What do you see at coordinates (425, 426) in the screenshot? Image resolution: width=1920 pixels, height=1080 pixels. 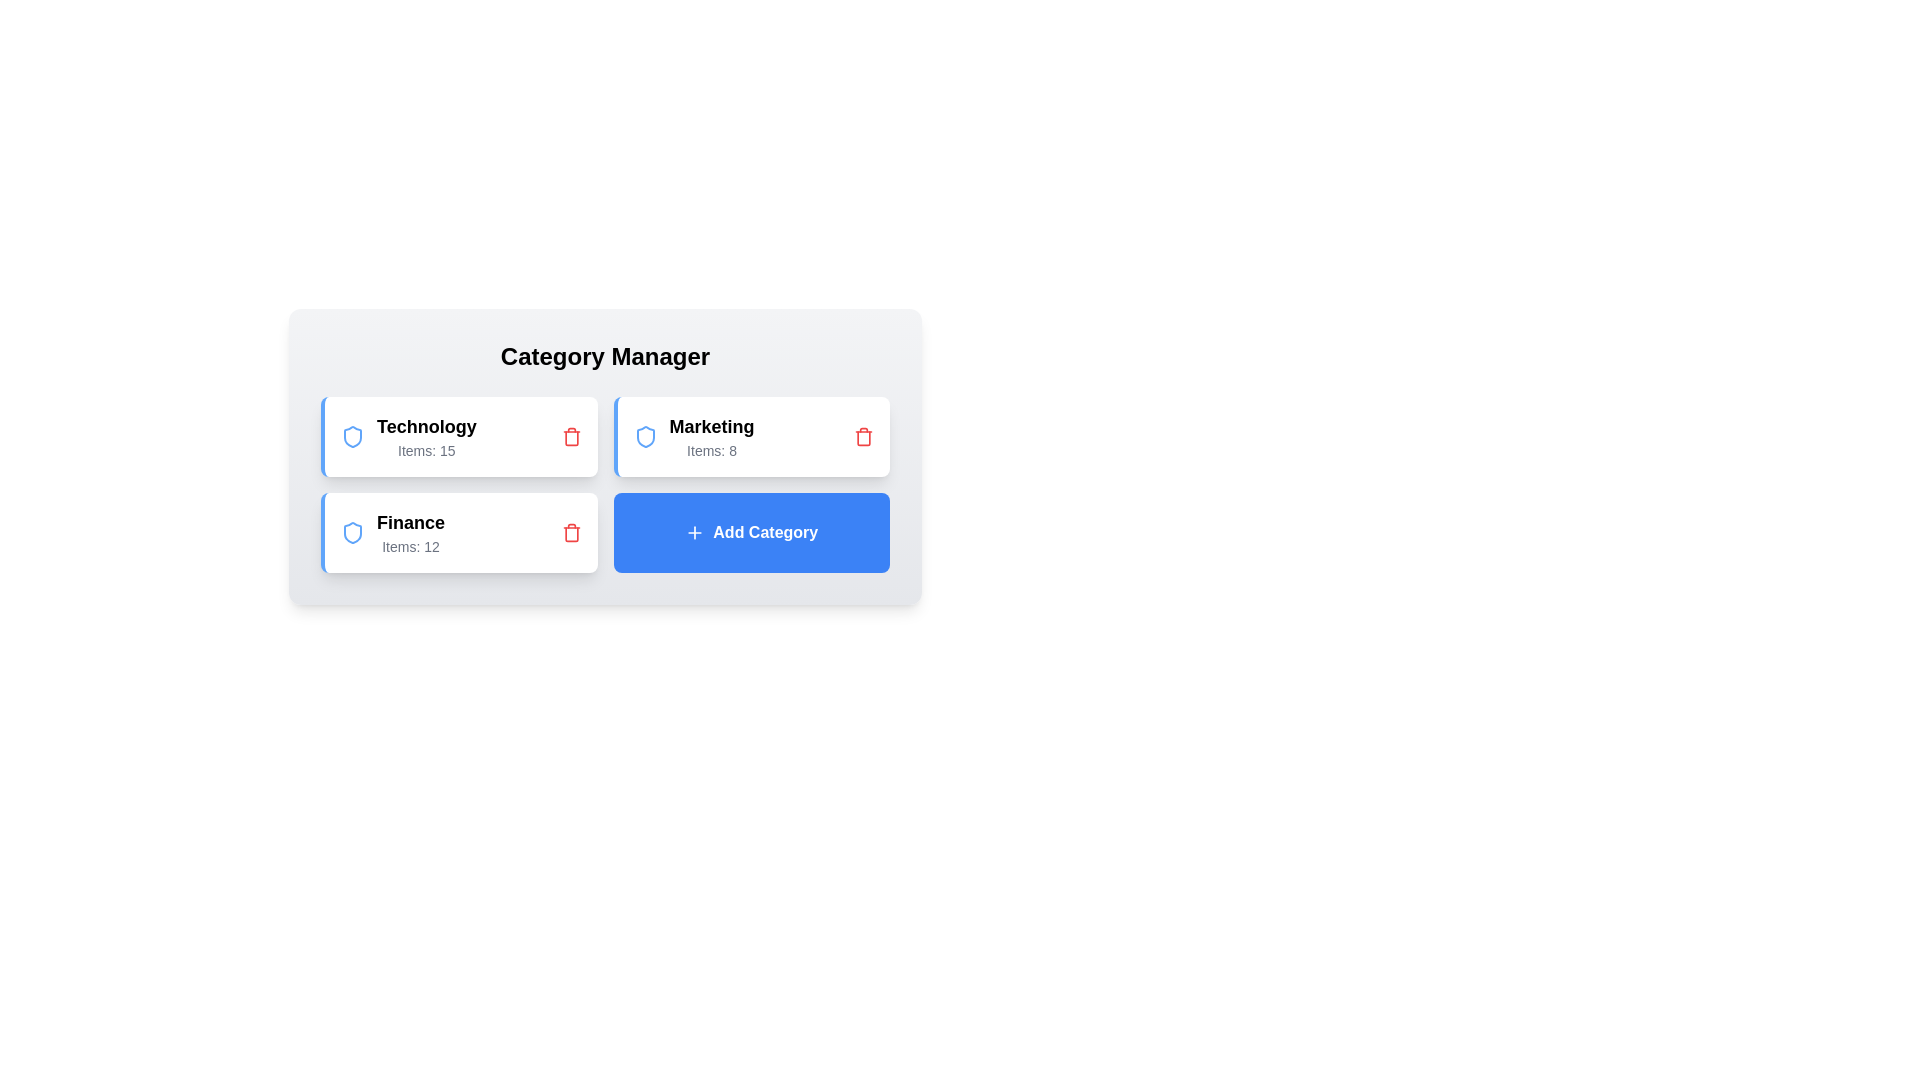 I see `the category name Technology to select it` at bounding box center [425, 426].